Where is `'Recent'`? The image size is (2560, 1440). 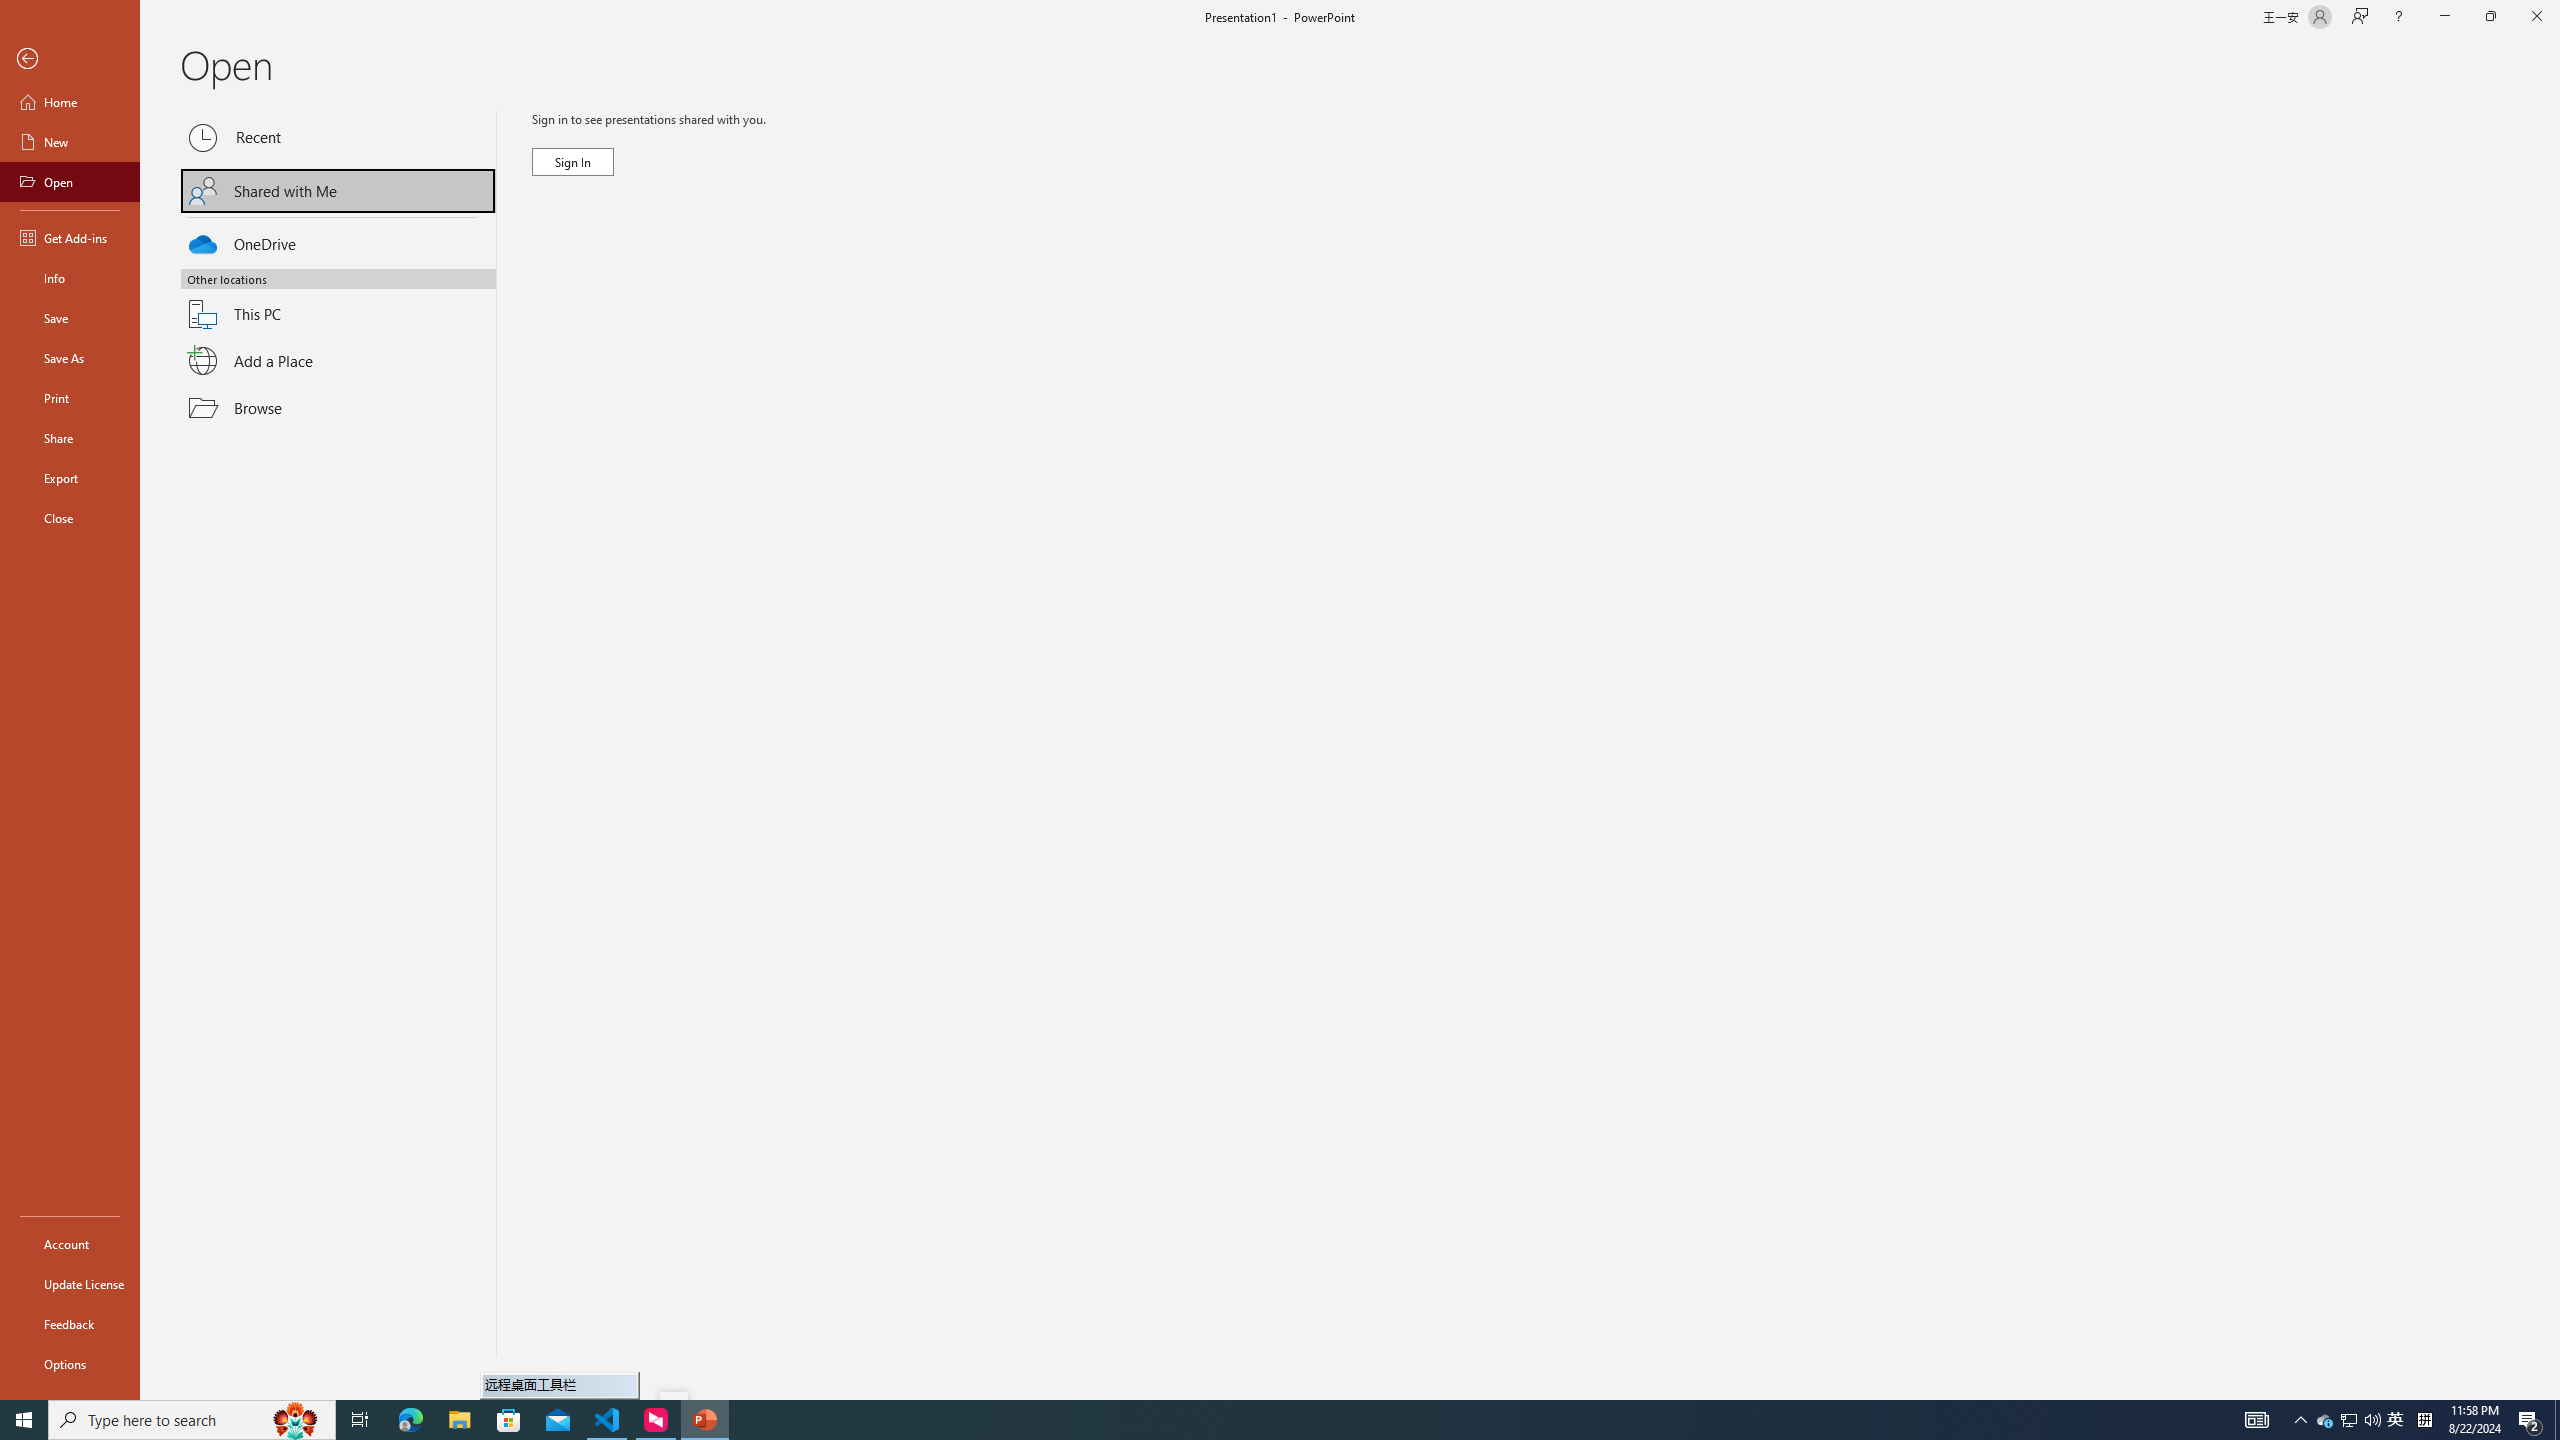
'Recent' is located at coordinates (338, 137).